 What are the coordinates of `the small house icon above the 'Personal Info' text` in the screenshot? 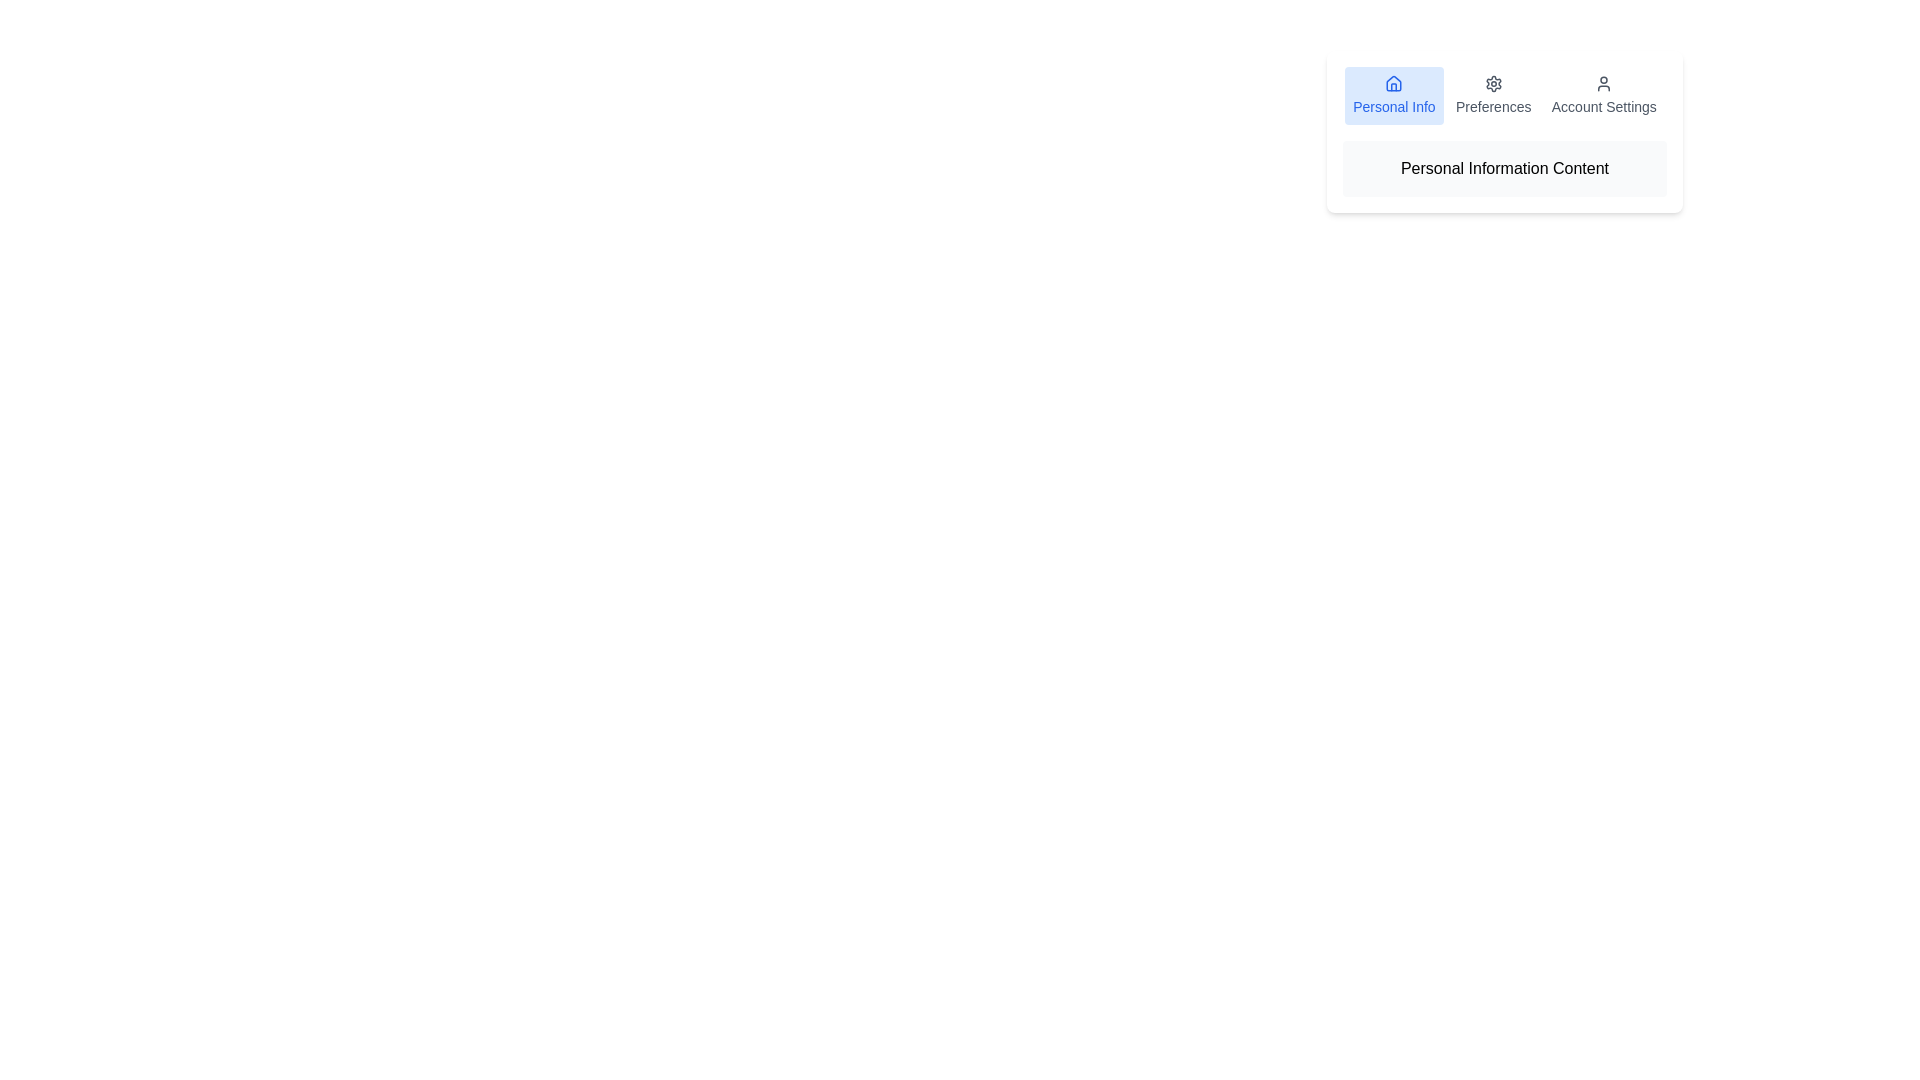 It's located at (1393, 83).